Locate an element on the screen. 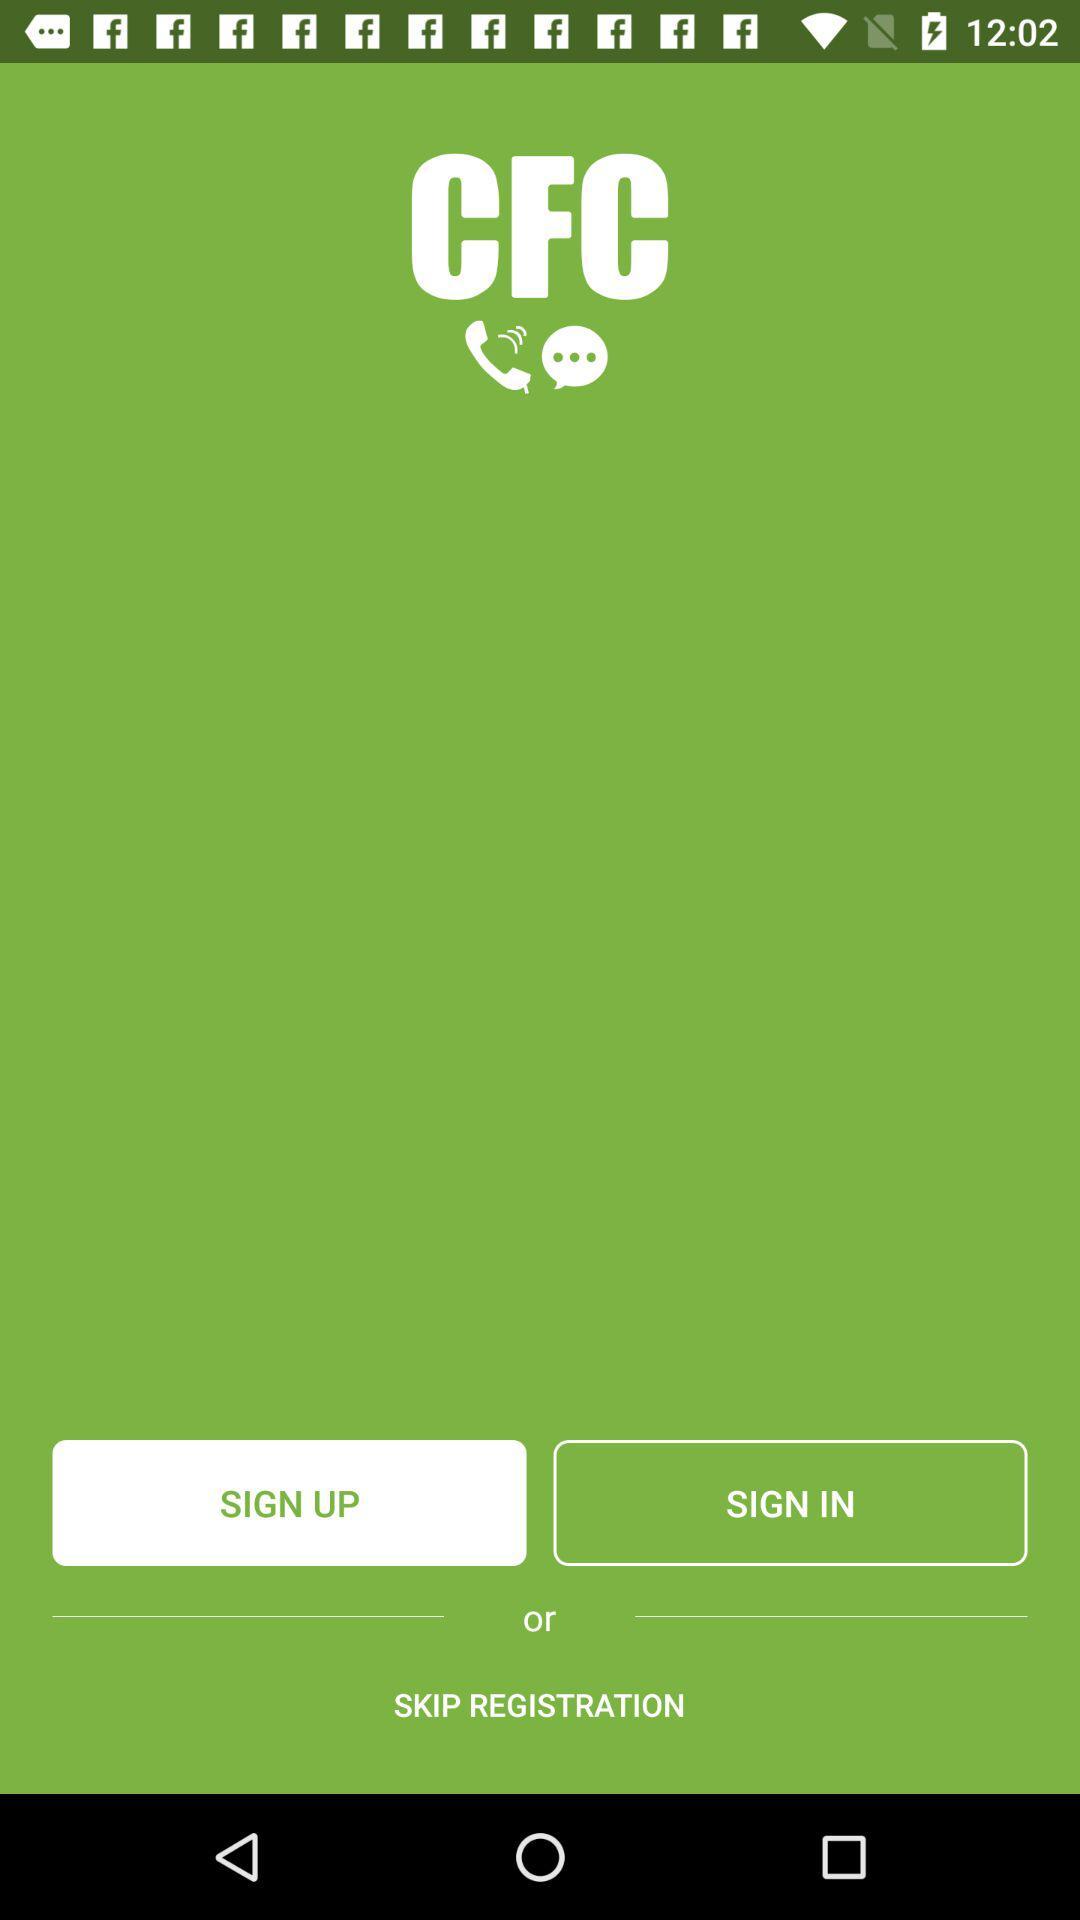  icon next to the sign up icon is located at coordinates (789, 1502).